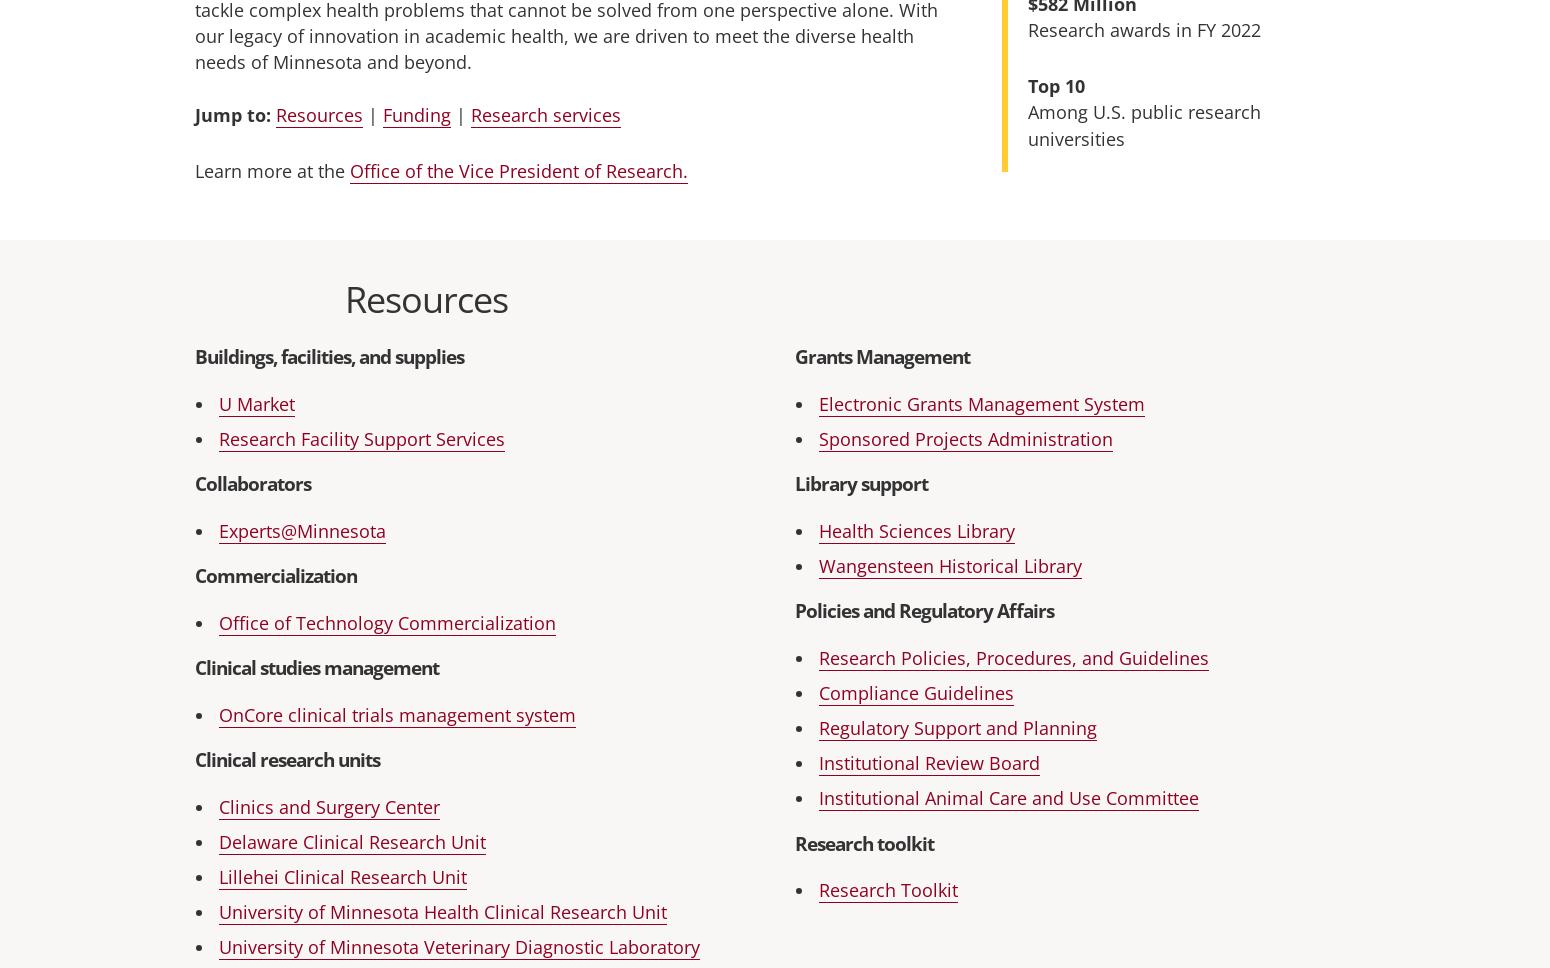 Image resolution: width=1550 pixels, height=968 pixels. I want to click on 'Institutional Animal Care and Use Committee', so click(1009, 797).